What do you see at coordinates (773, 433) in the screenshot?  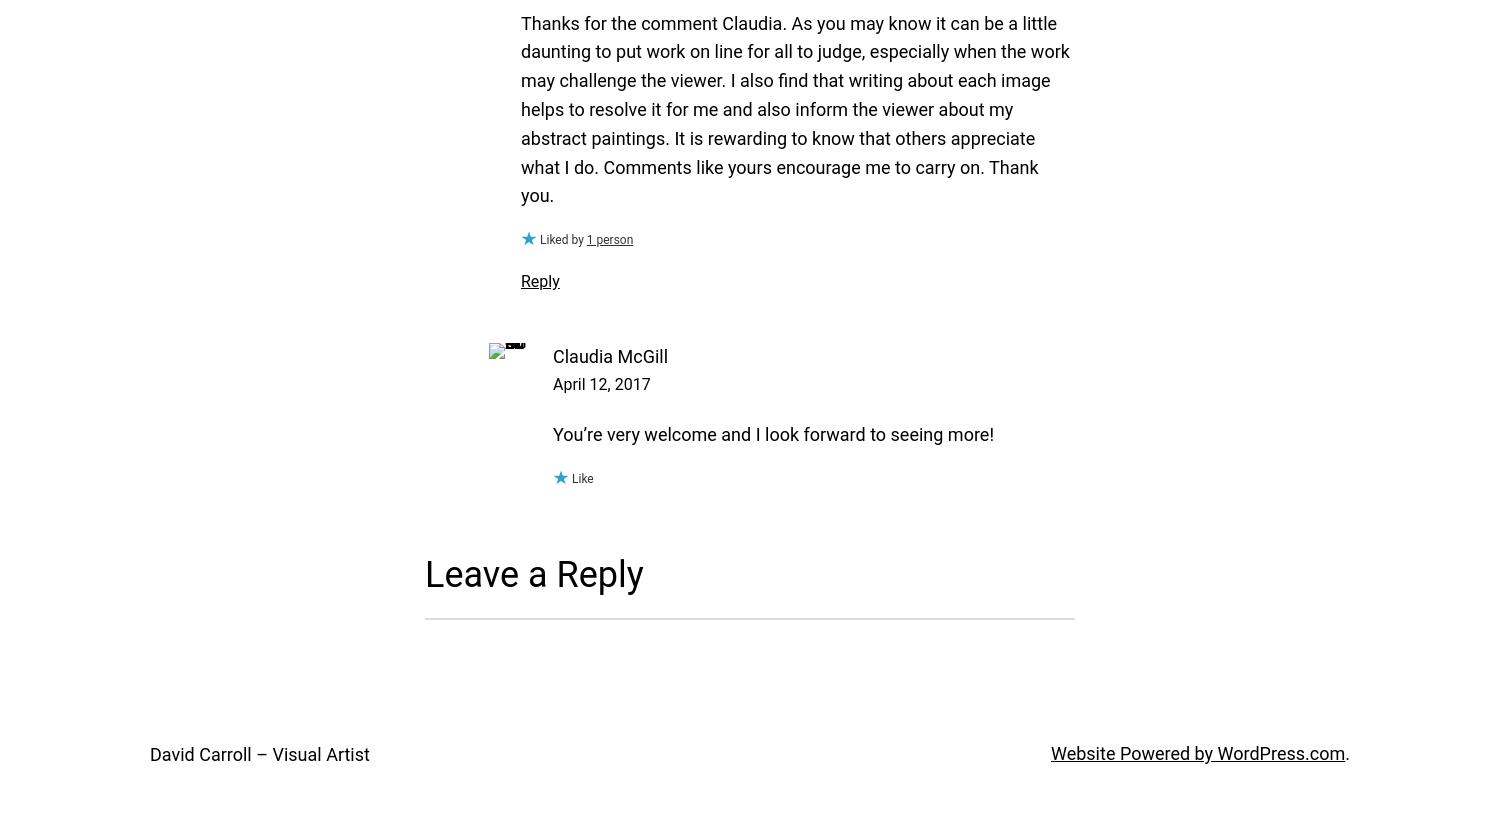 I see `'You’re very welcome and I look forward to seeing more!'` at bounding box center [773, 433].